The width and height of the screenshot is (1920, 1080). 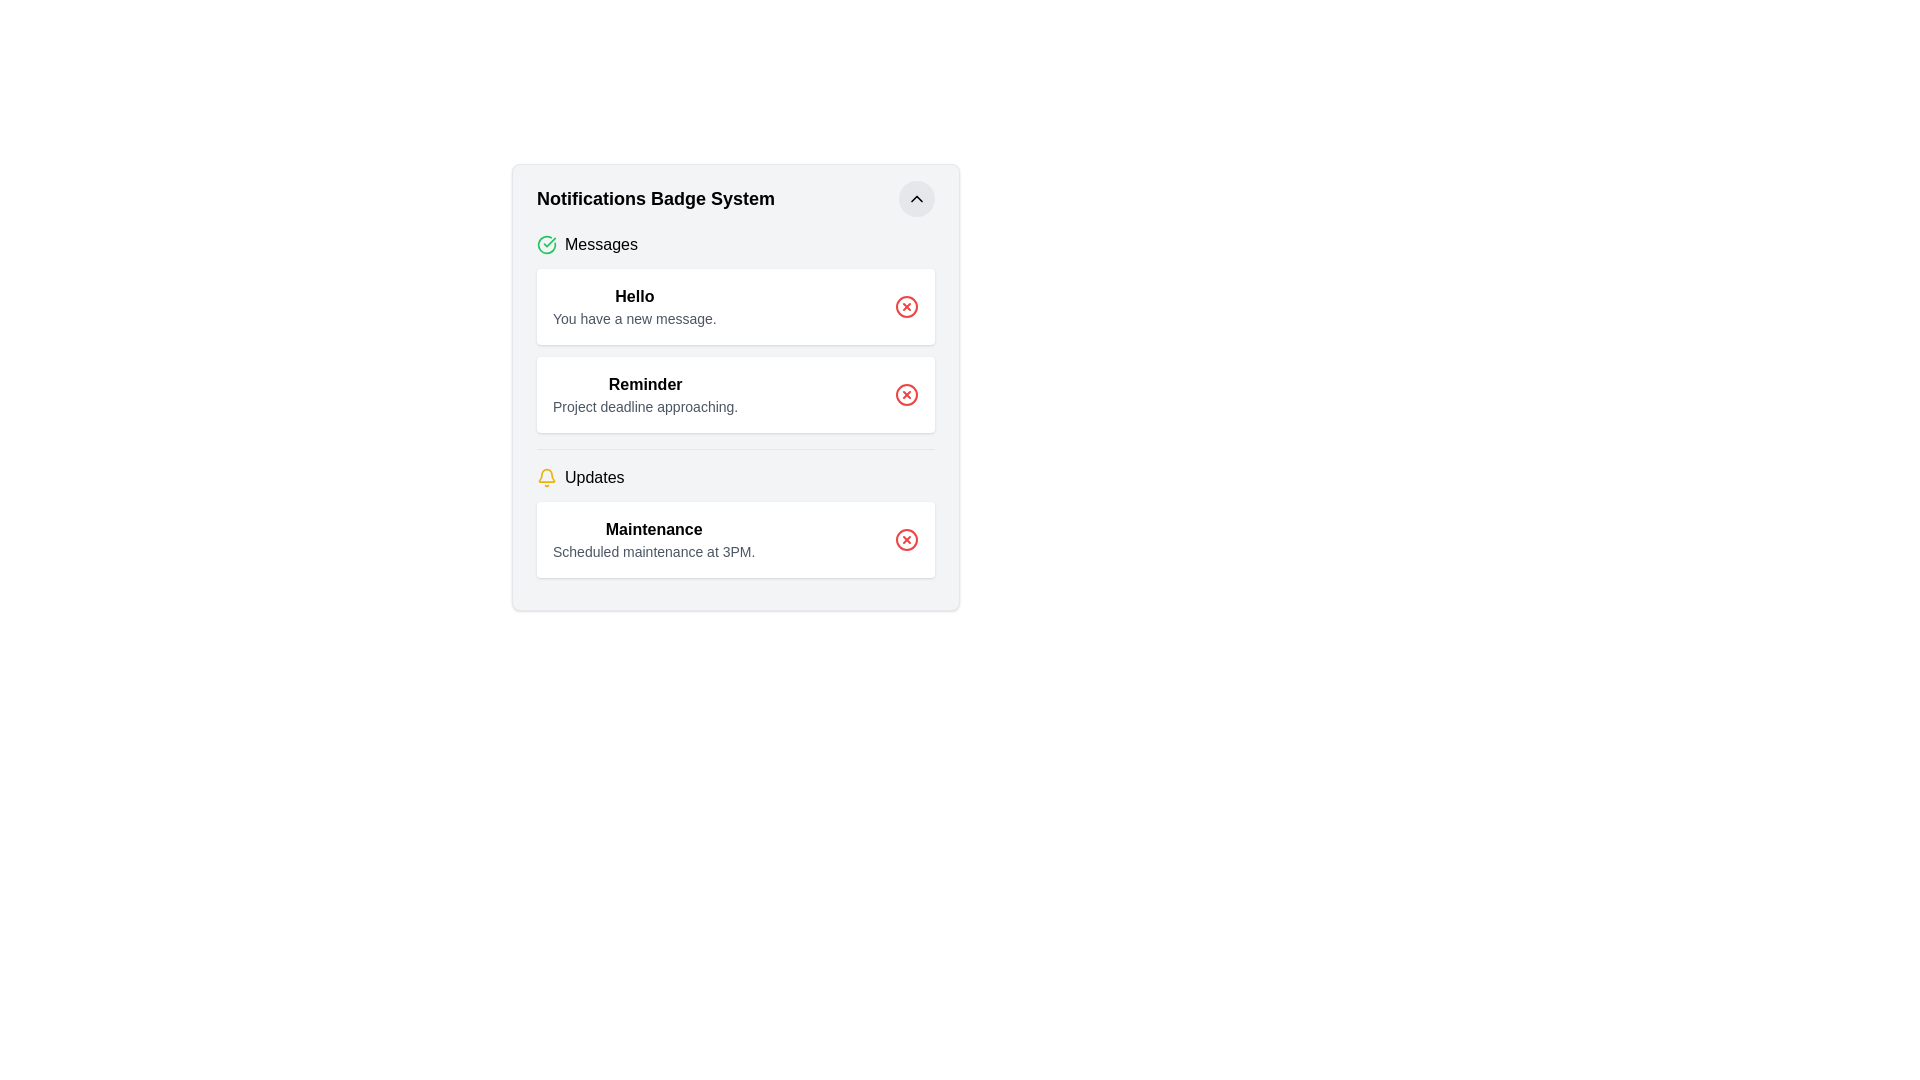 I want to click on the circular component with a red border that is part of the 'X' icon next to the 'Reminder' notification in the 'Messages' section, so click(x=906, y=394).